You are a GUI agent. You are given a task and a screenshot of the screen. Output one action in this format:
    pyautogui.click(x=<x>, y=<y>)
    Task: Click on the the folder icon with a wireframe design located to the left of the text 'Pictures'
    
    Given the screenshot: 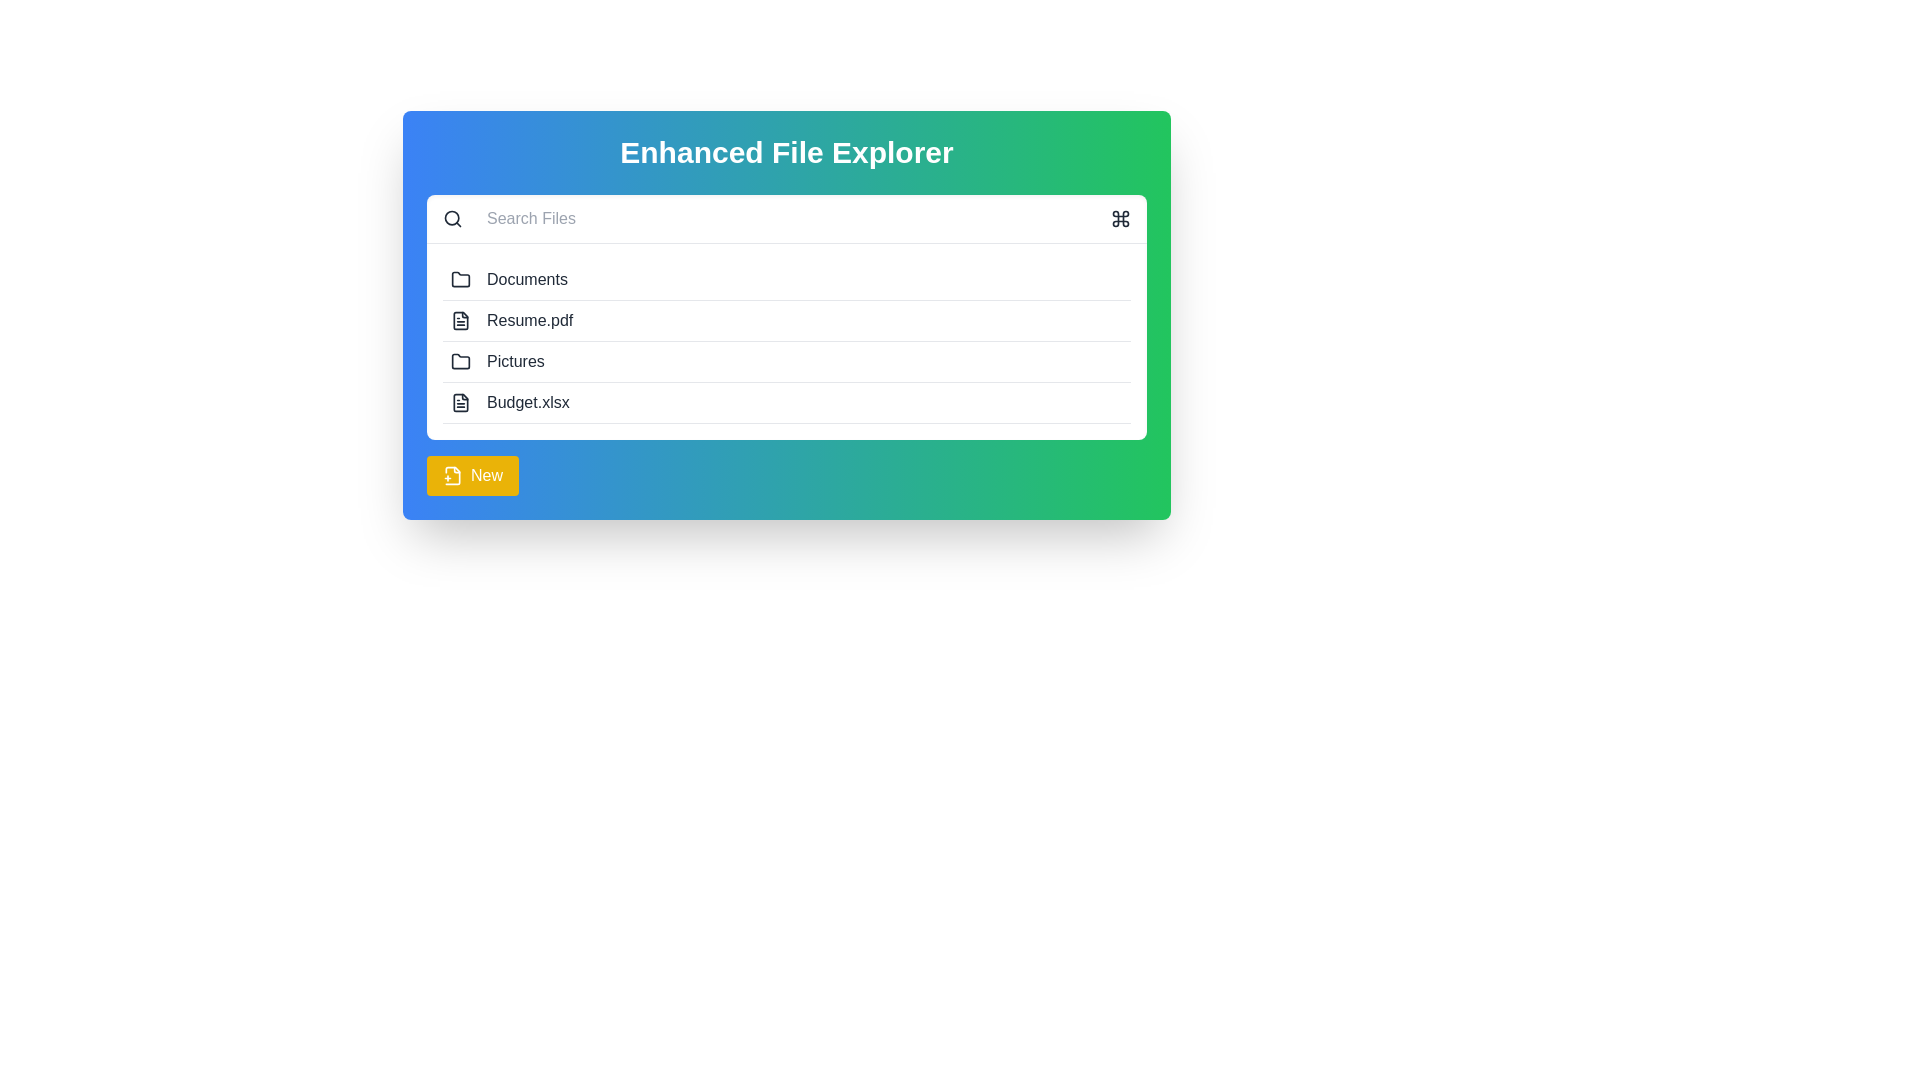 What is the action you would take?
    pyautogui.click(x=459, y=362)
    